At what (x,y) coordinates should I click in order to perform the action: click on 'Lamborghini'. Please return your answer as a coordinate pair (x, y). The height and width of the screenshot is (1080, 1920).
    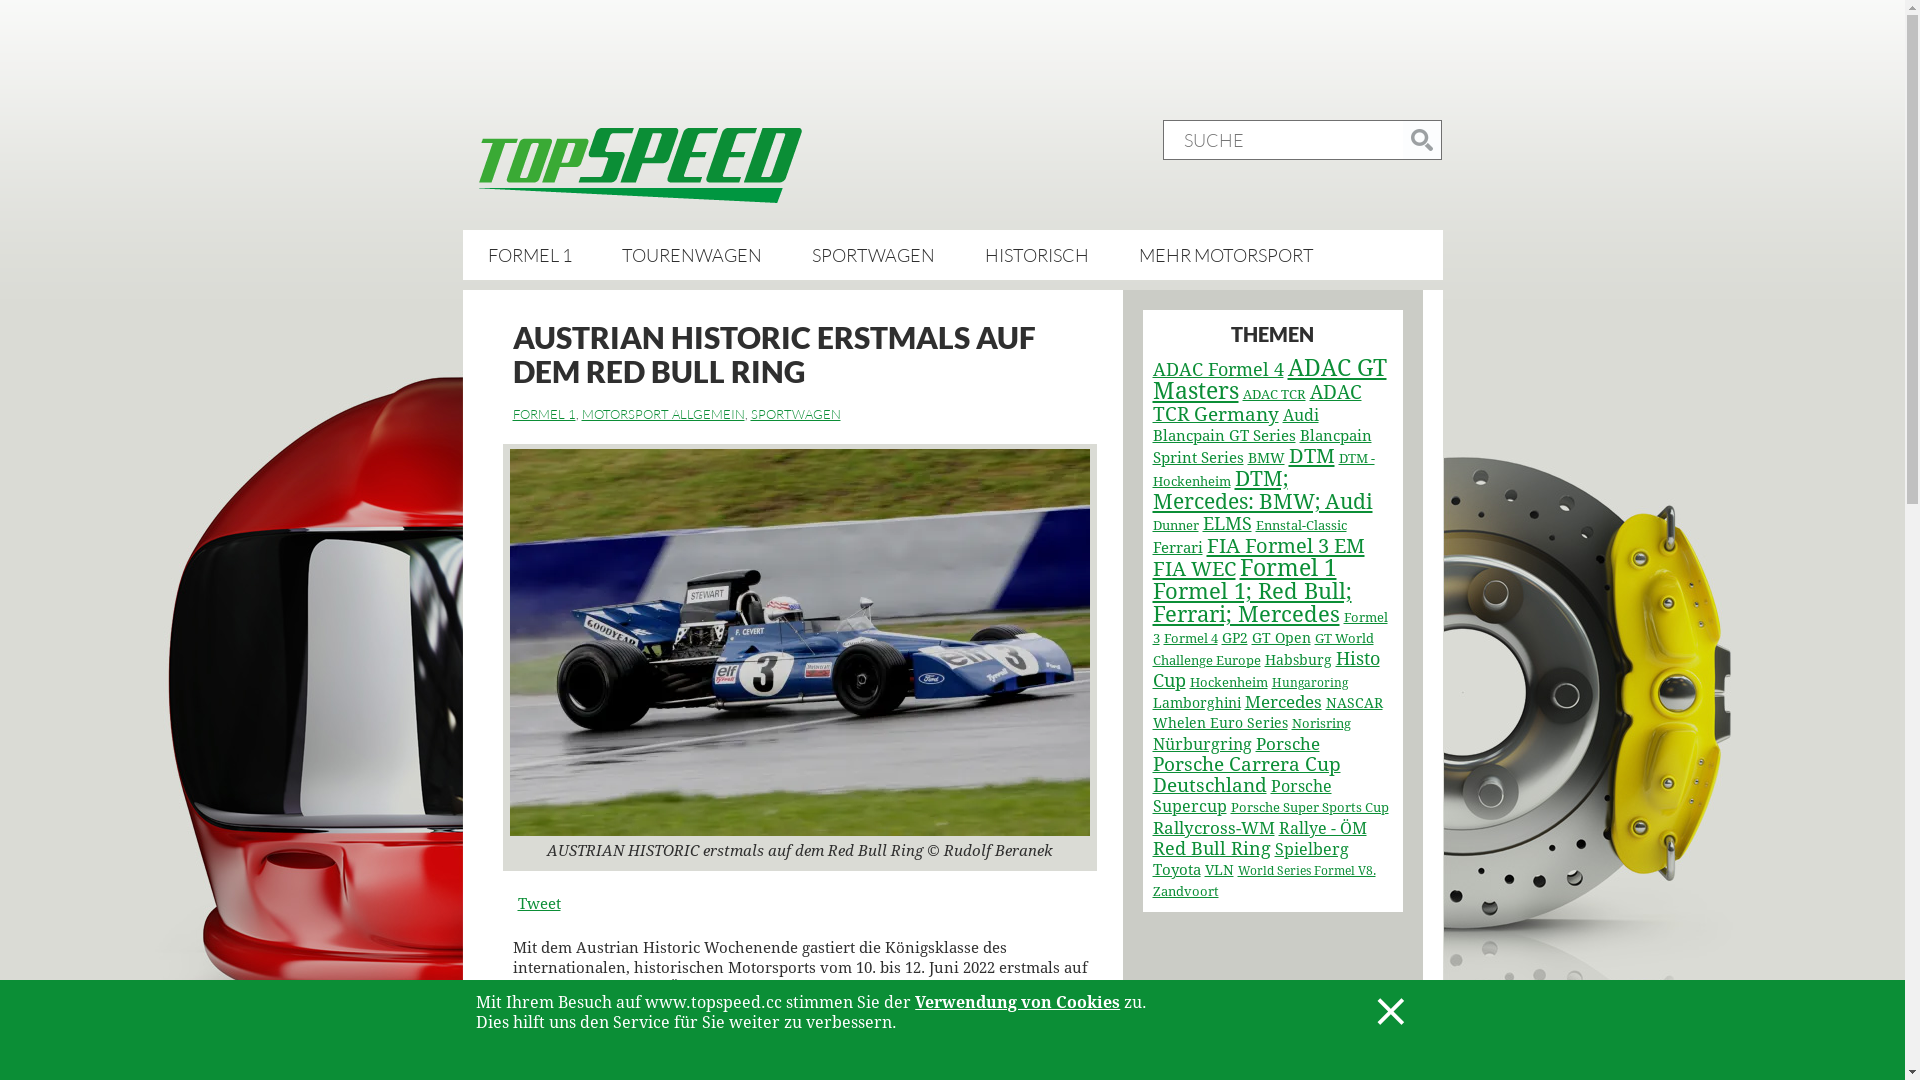
    Looking at the image, I should click on (1195, 701).